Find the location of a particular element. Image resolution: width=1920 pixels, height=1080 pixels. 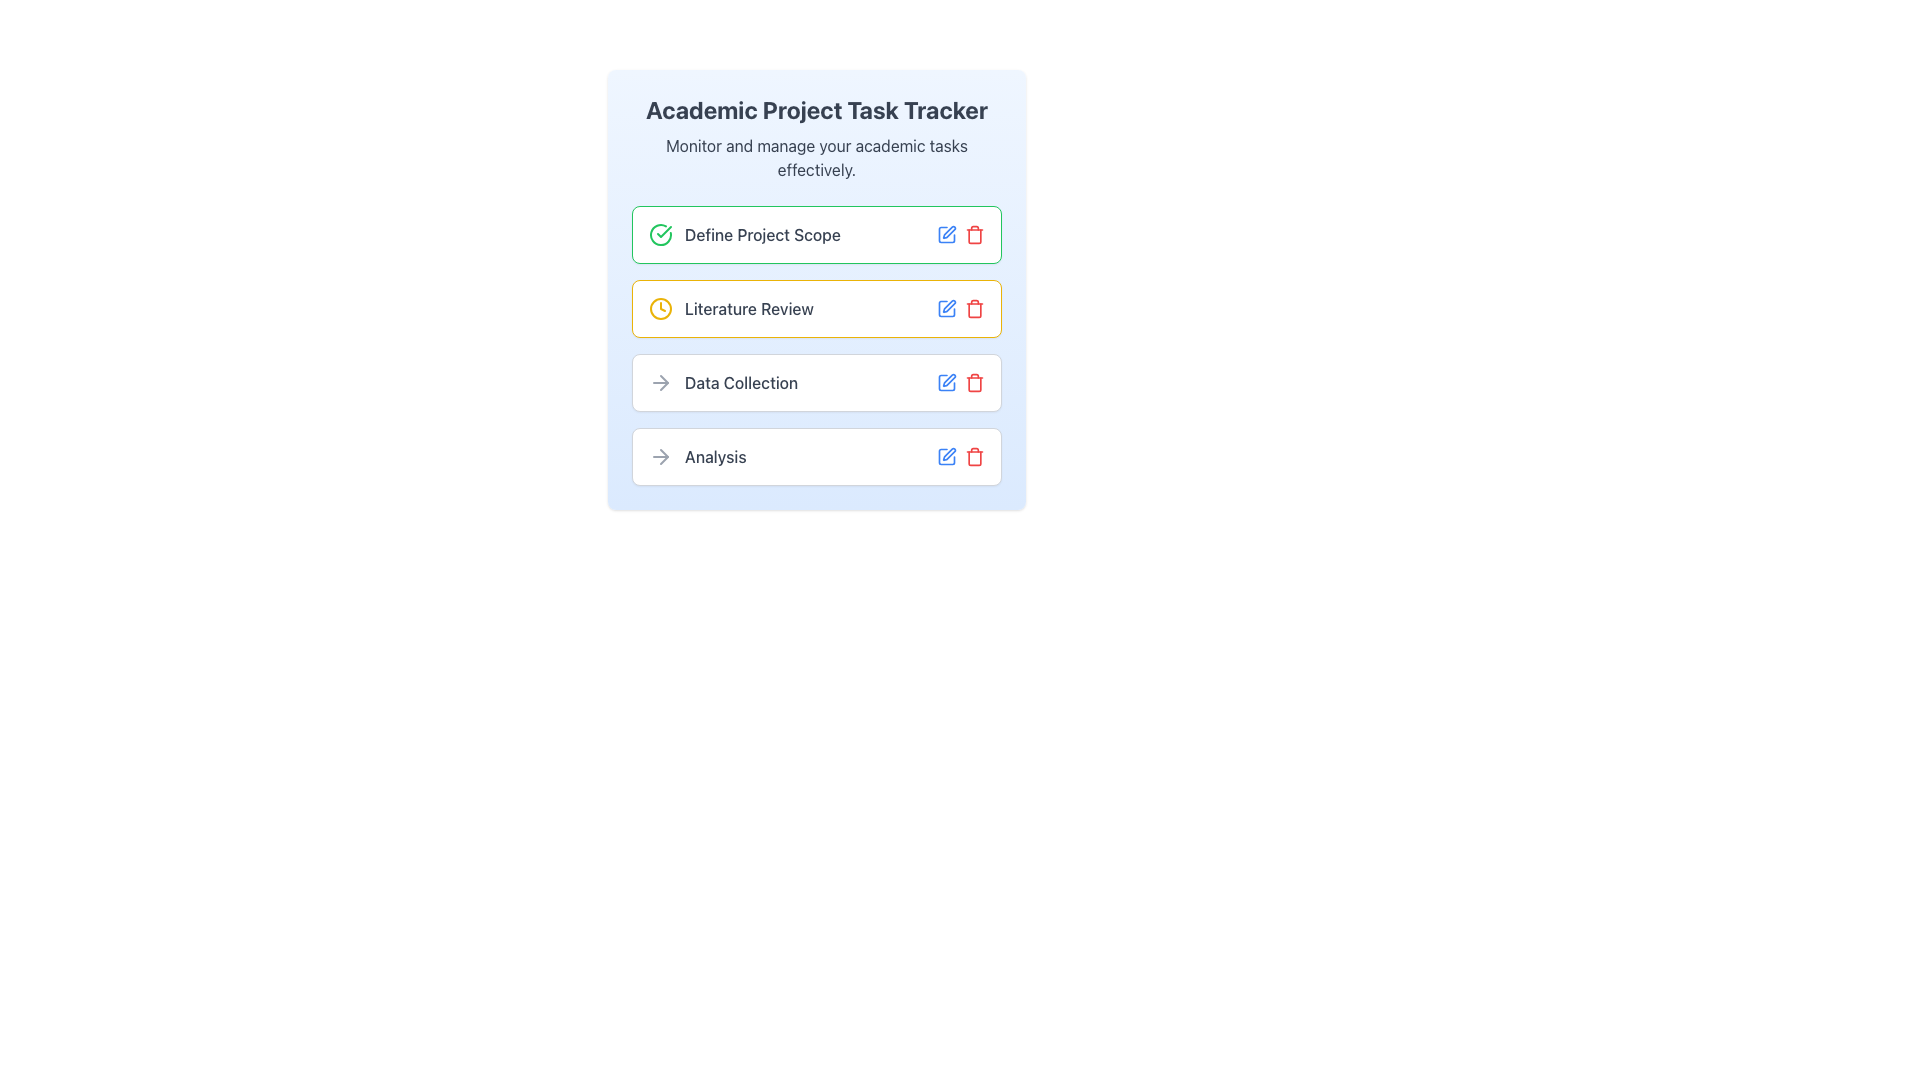

the circular SVG element representing a clock icon, which is located next to the text 'Literature Review' in the task list is located at coordinates (661, 308).